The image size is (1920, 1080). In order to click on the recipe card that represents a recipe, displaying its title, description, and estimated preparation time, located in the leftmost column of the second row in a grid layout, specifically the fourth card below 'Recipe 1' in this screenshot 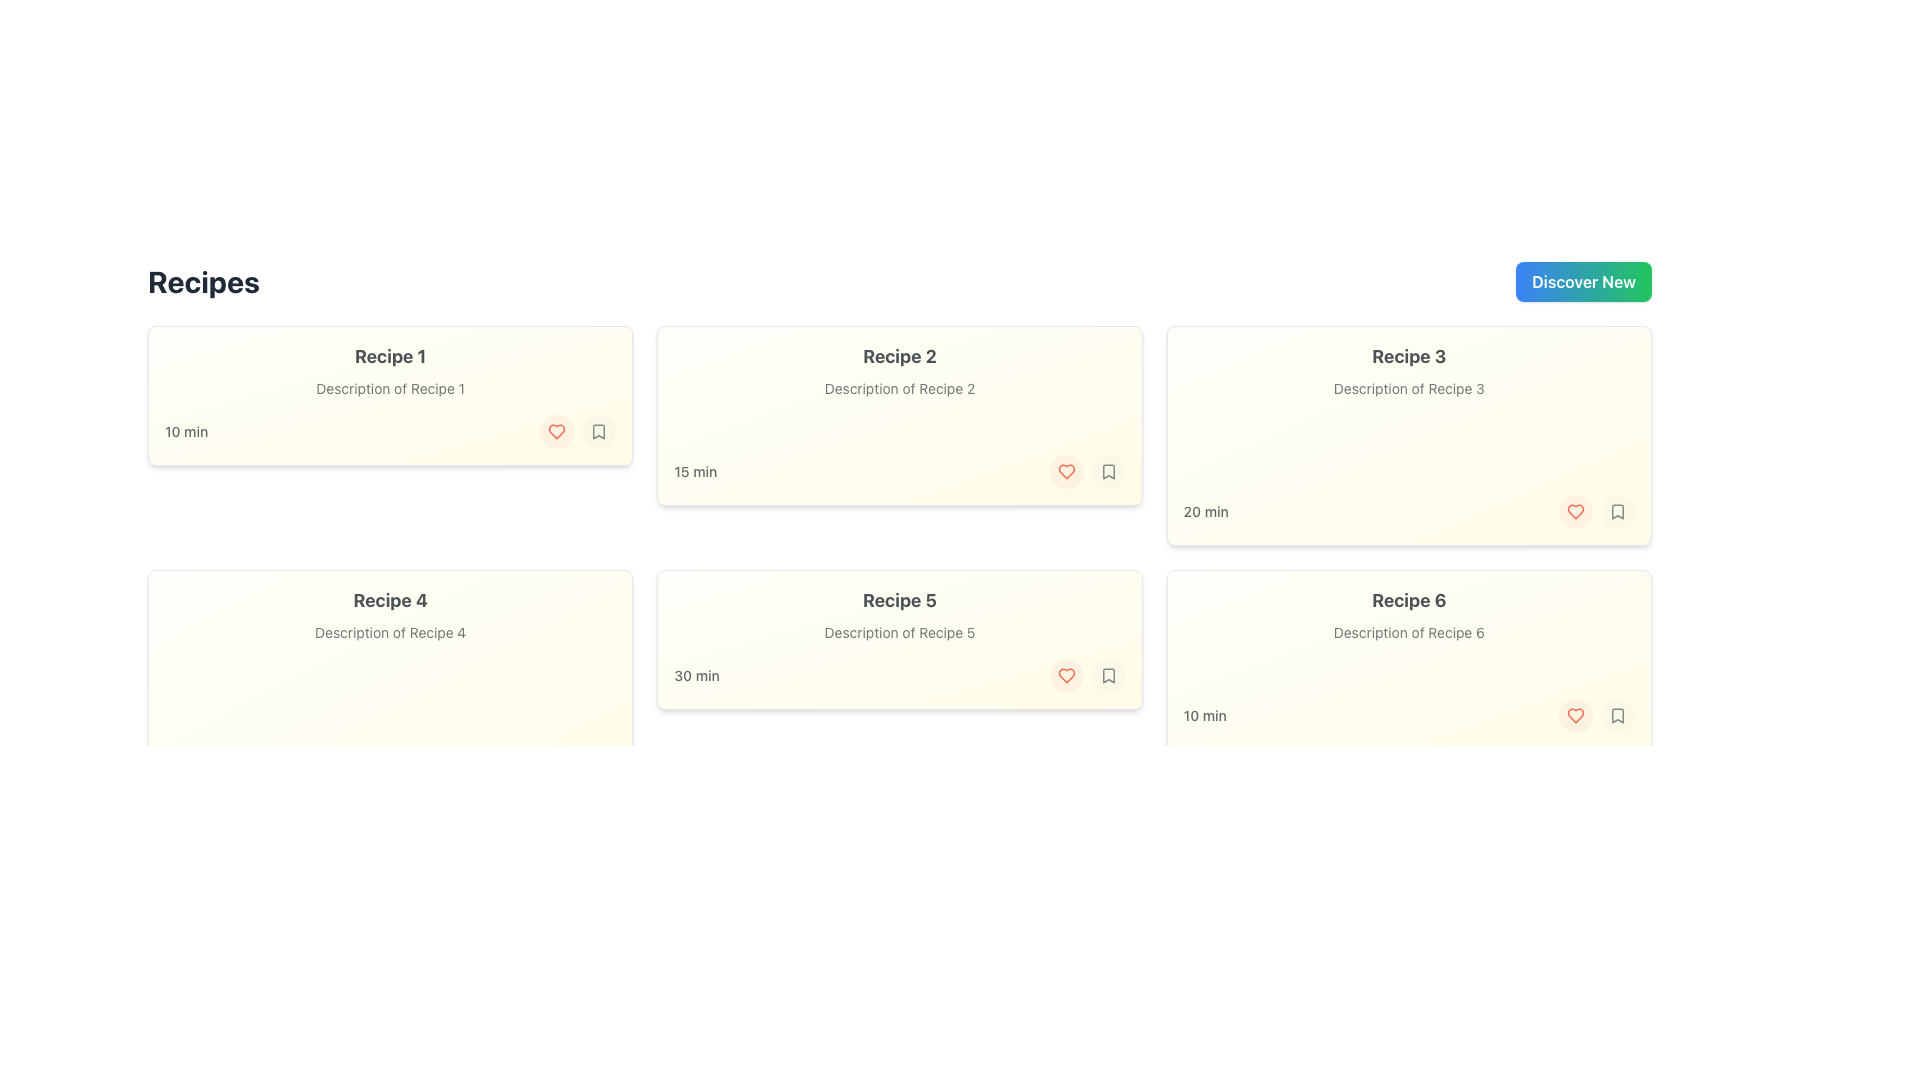, I will do `click(390, 698)`.